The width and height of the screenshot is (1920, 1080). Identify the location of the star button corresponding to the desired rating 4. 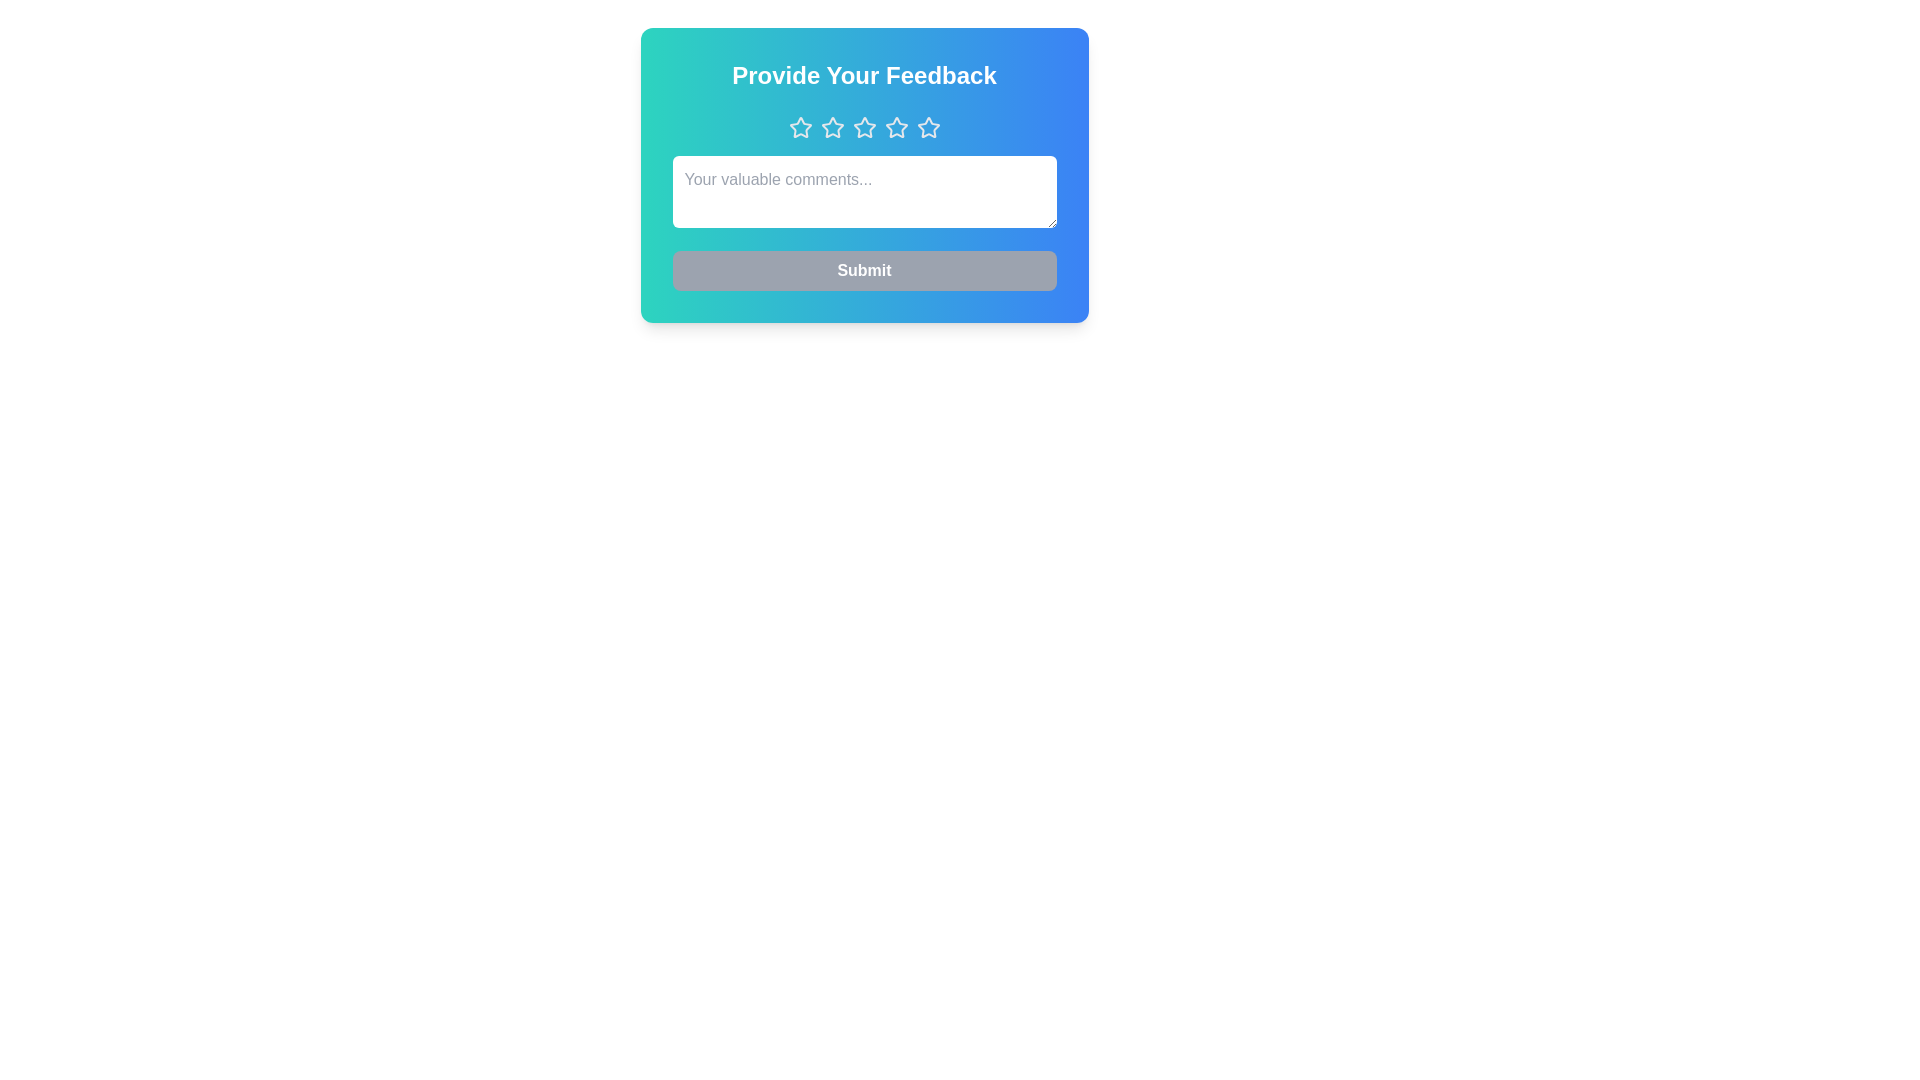
(895, 127).